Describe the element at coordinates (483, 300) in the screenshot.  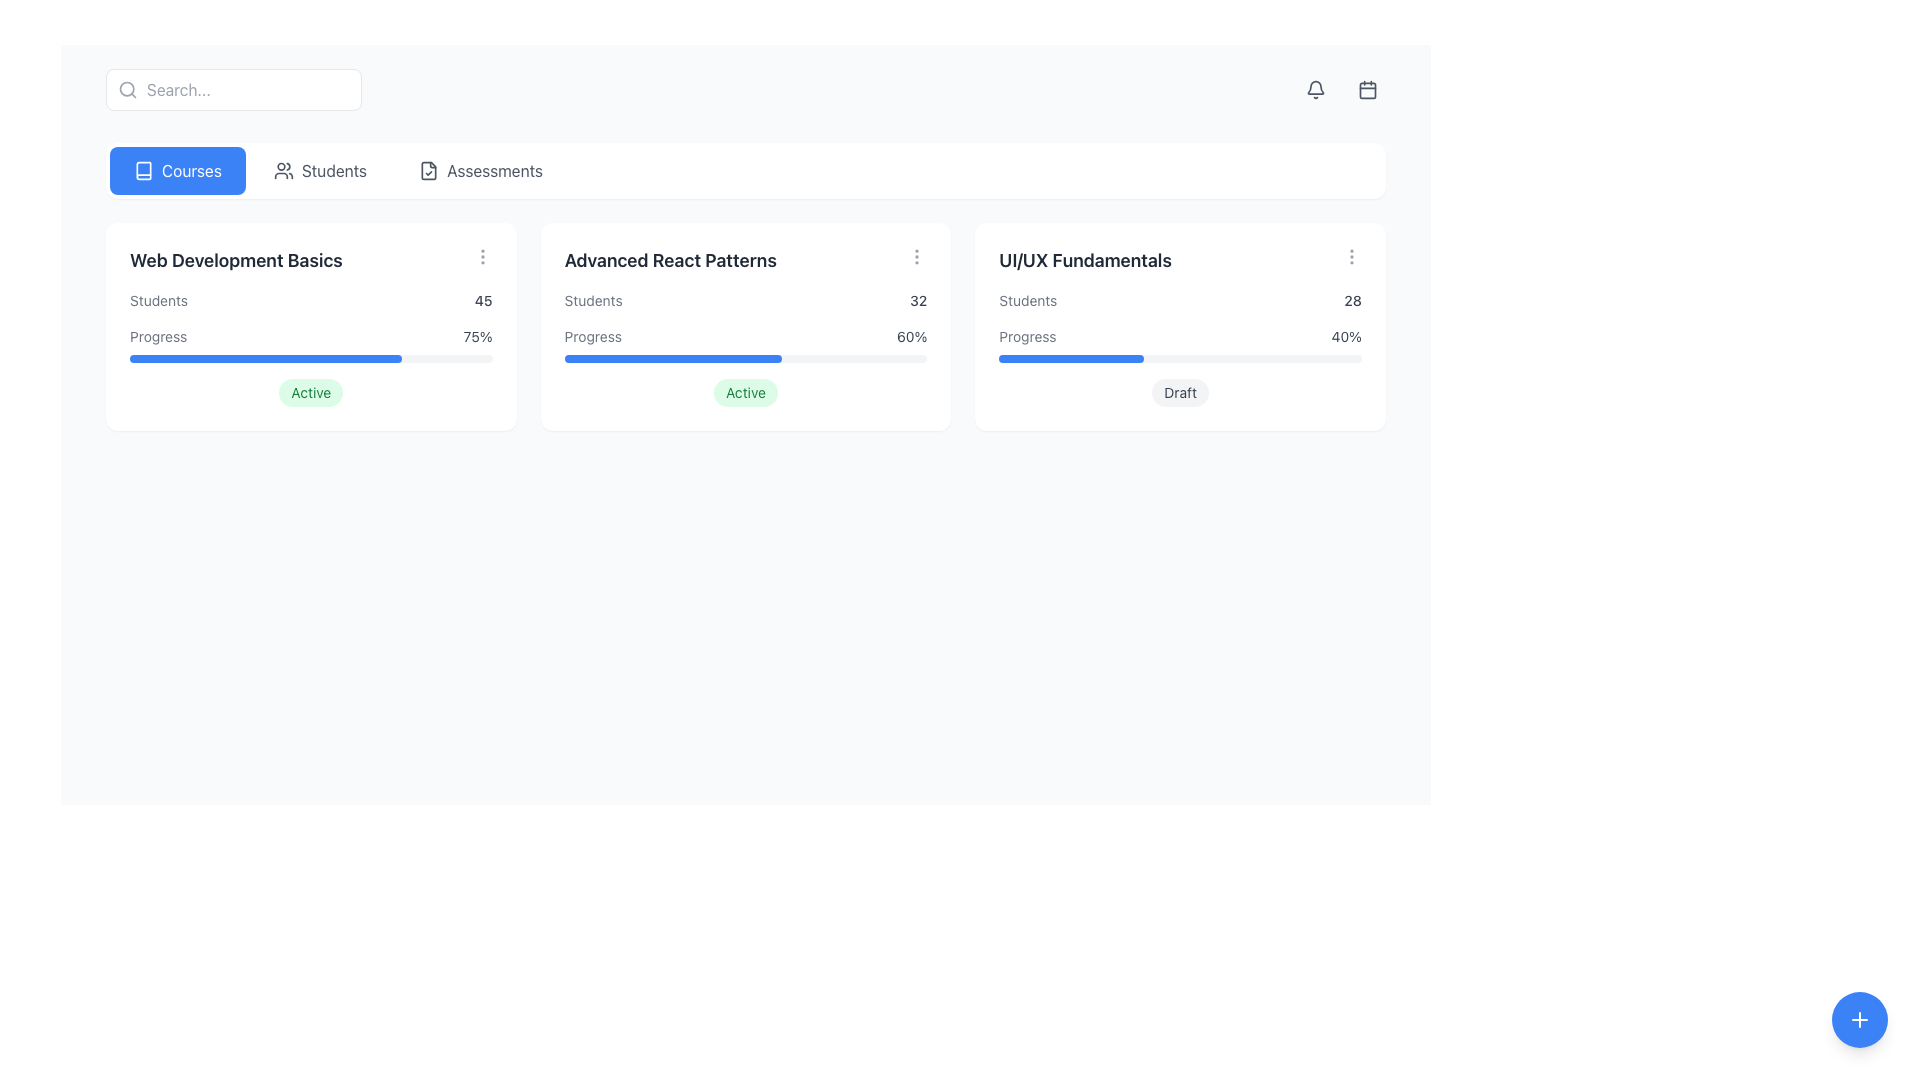
I see `the Text label displaying the count '45' of students associated with the 'Web Development Basics' card, positioned in the top-right corner of the card` at that location.